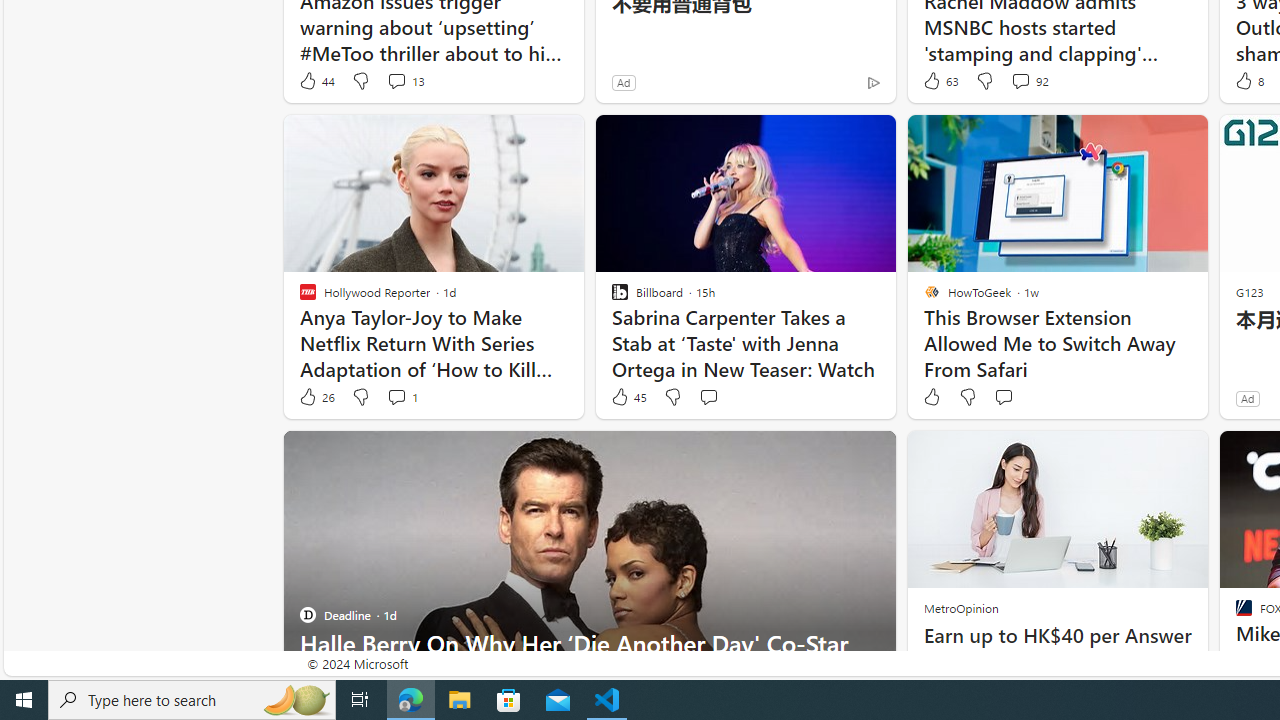 This screenshot has width=1280, height=720. I want to click on 'View comments 13 Comment', so click(404, 80).